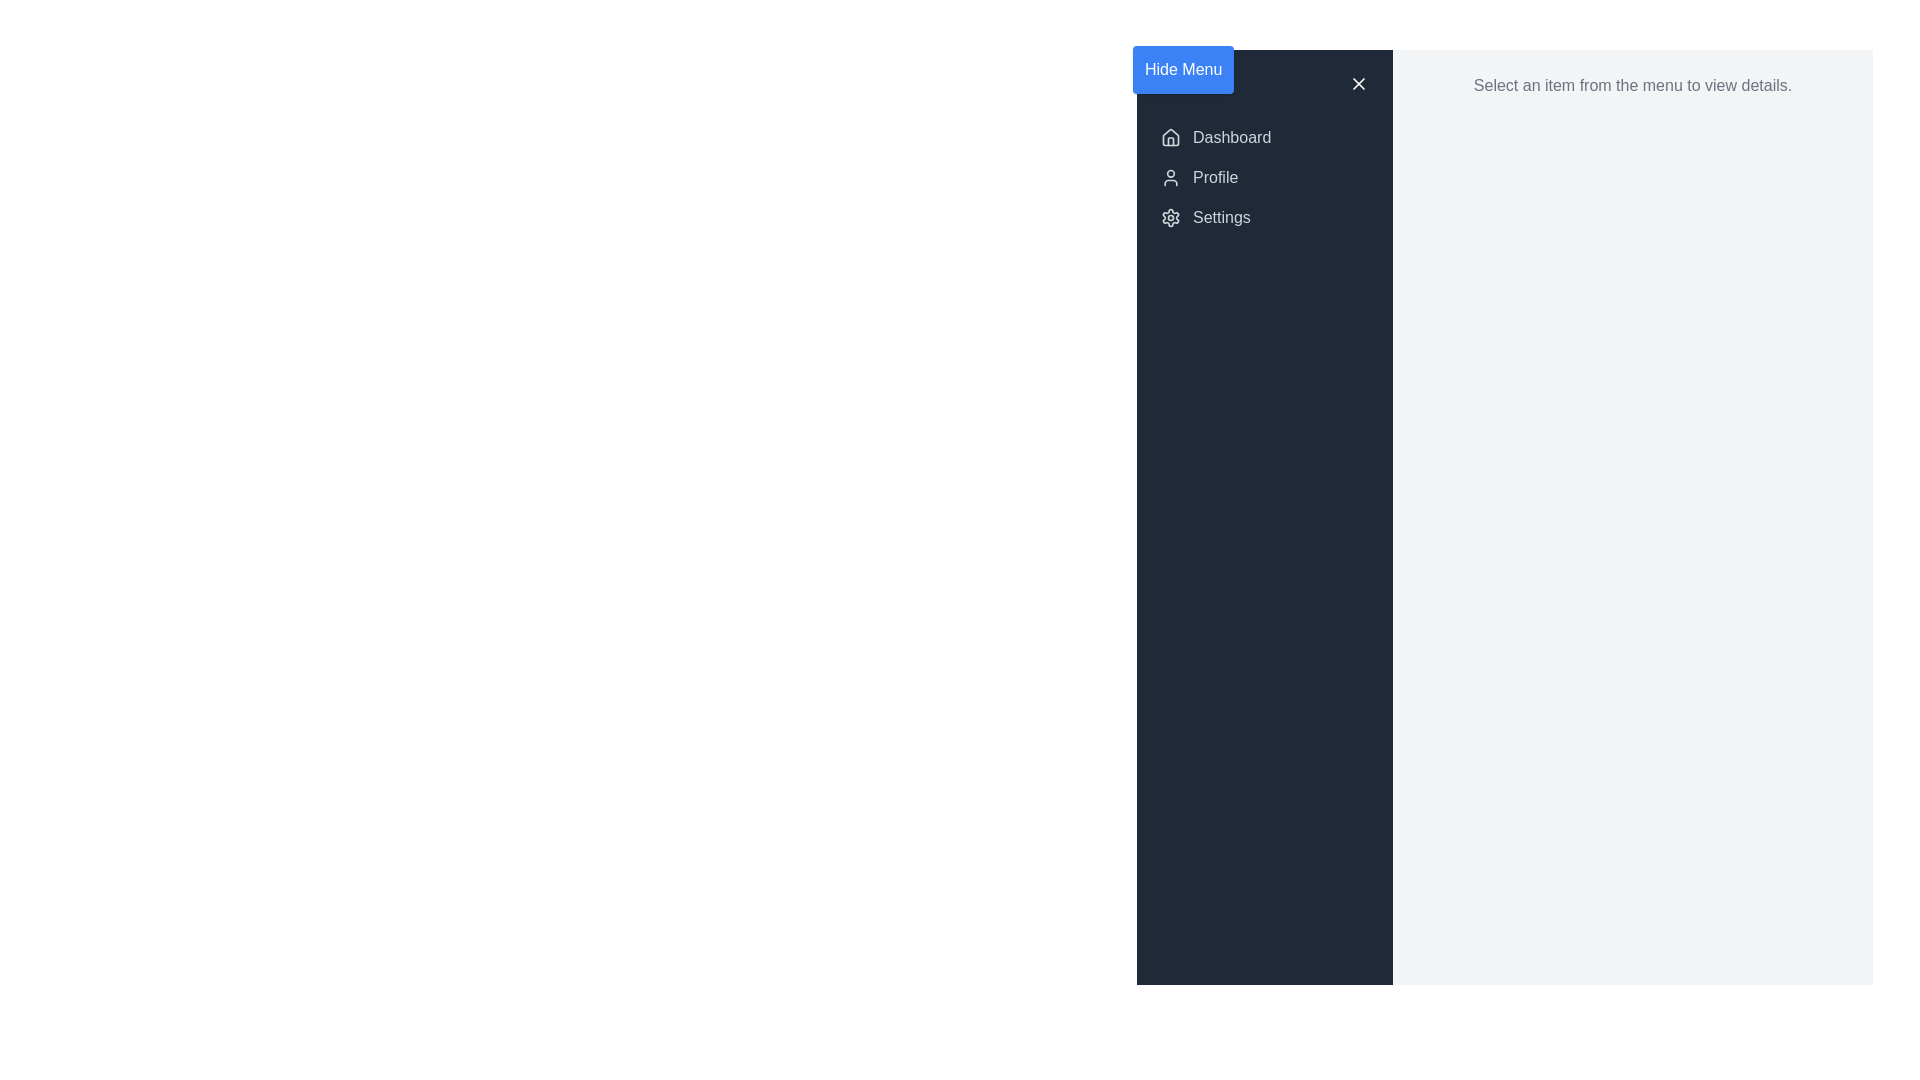  I want to click on the gear icon representing the 'Settings' menu item, so click(1171, 218).